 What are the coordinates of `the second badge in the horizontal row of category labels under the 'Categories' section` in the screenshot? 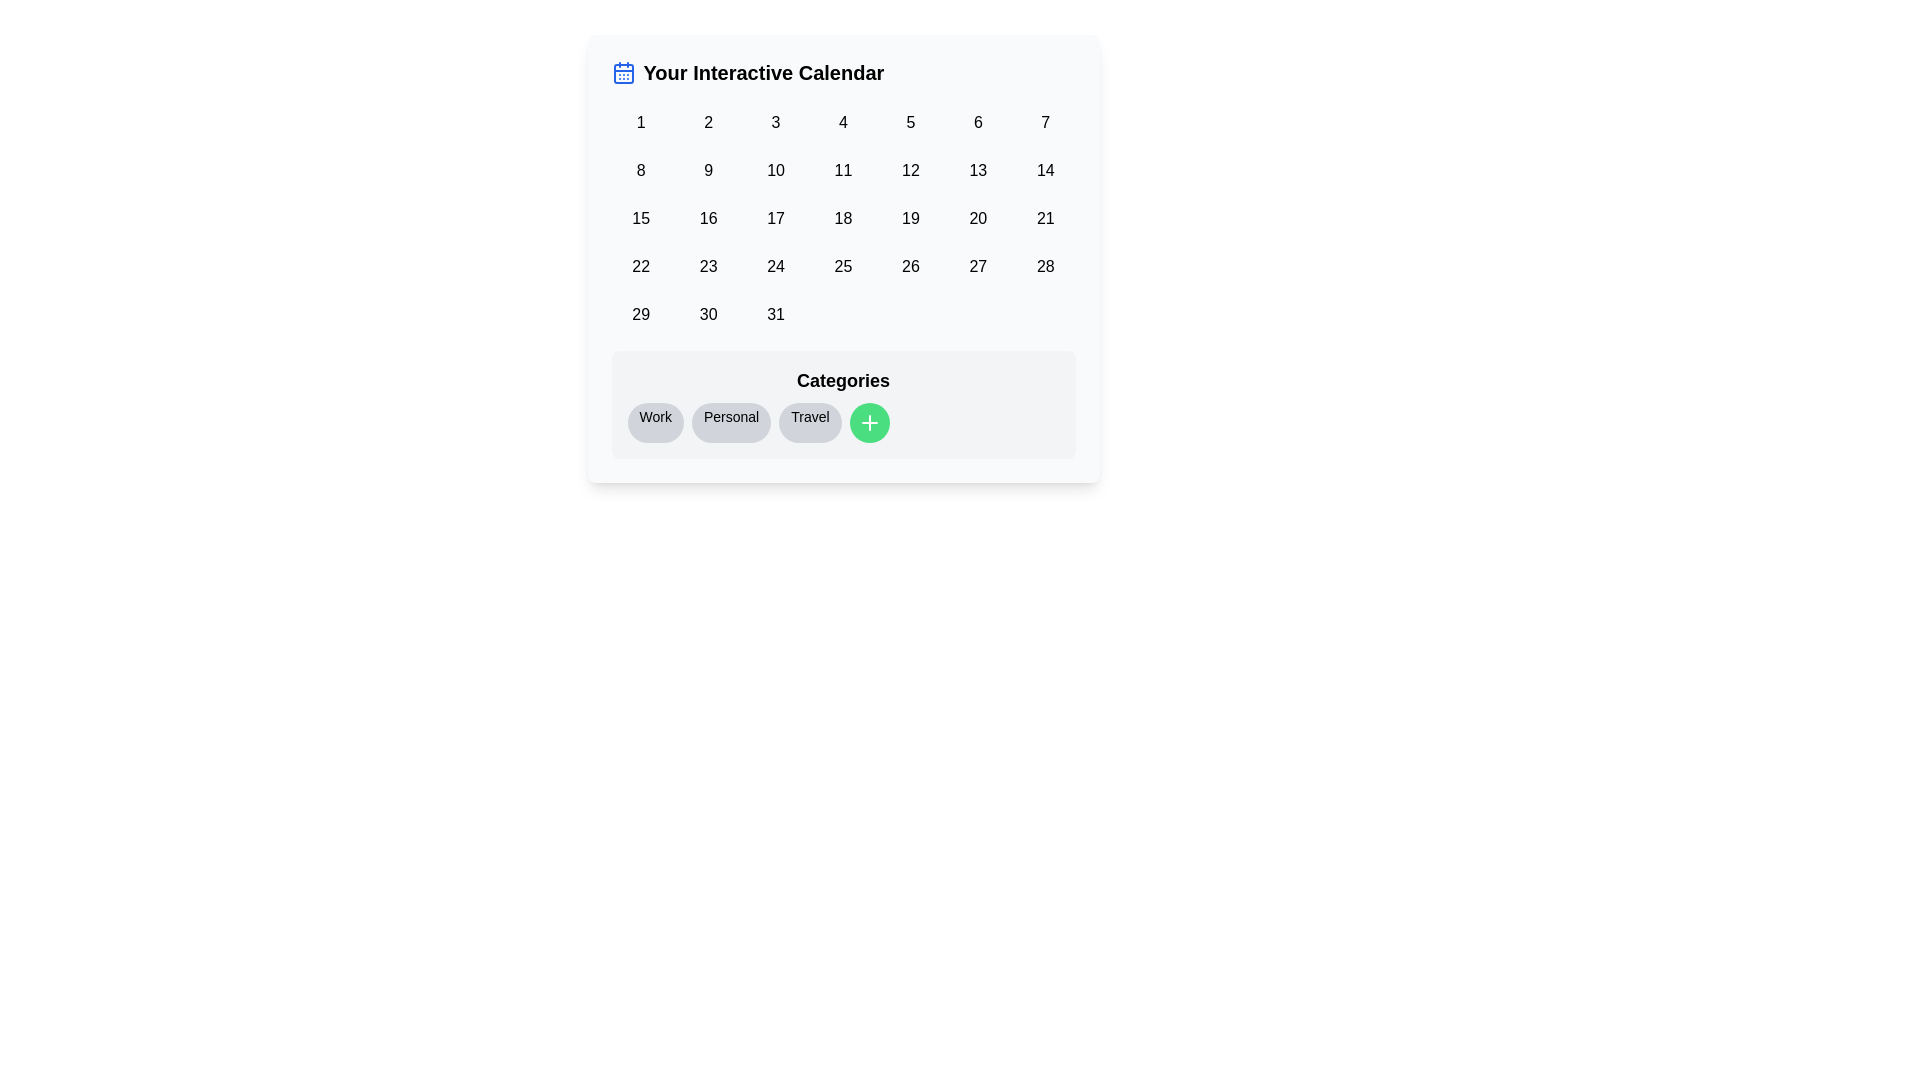 It's located at (730, 422).